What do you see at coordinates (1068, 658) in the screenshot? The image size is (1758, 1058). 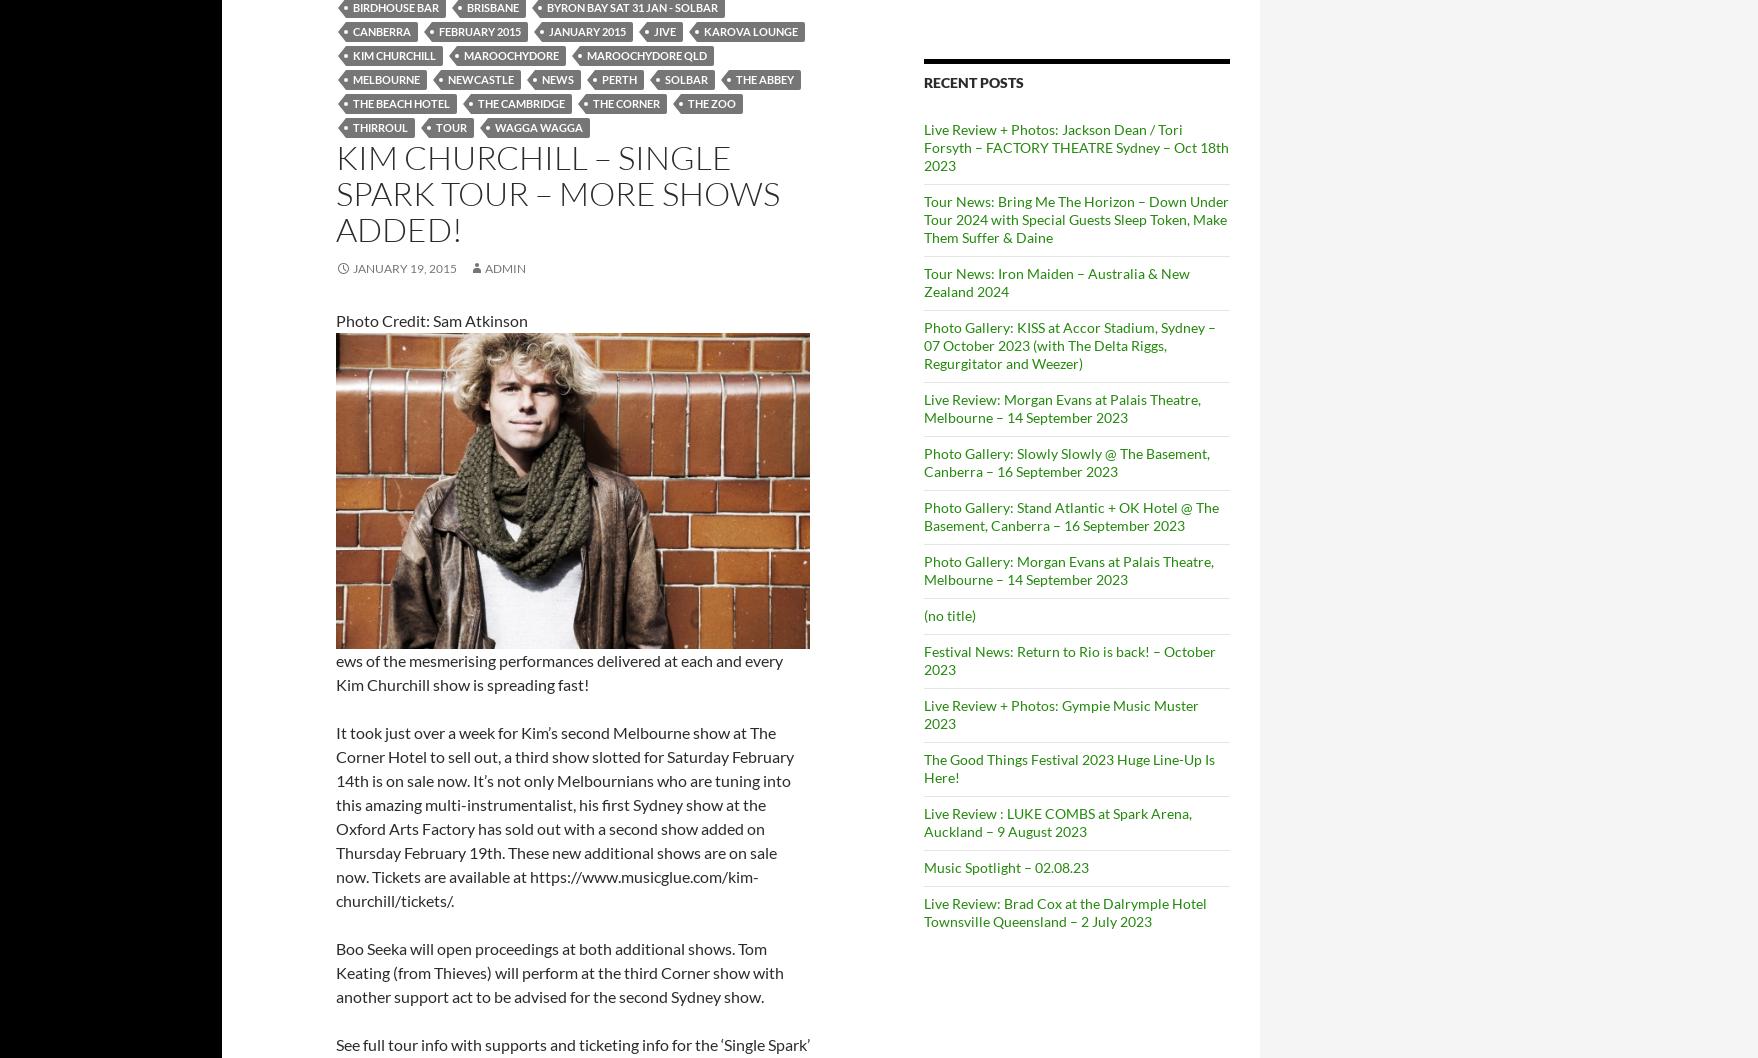 I see `'Festival News: Return to Rio is back! – October 2023'` at bounding box center [1068, 658].